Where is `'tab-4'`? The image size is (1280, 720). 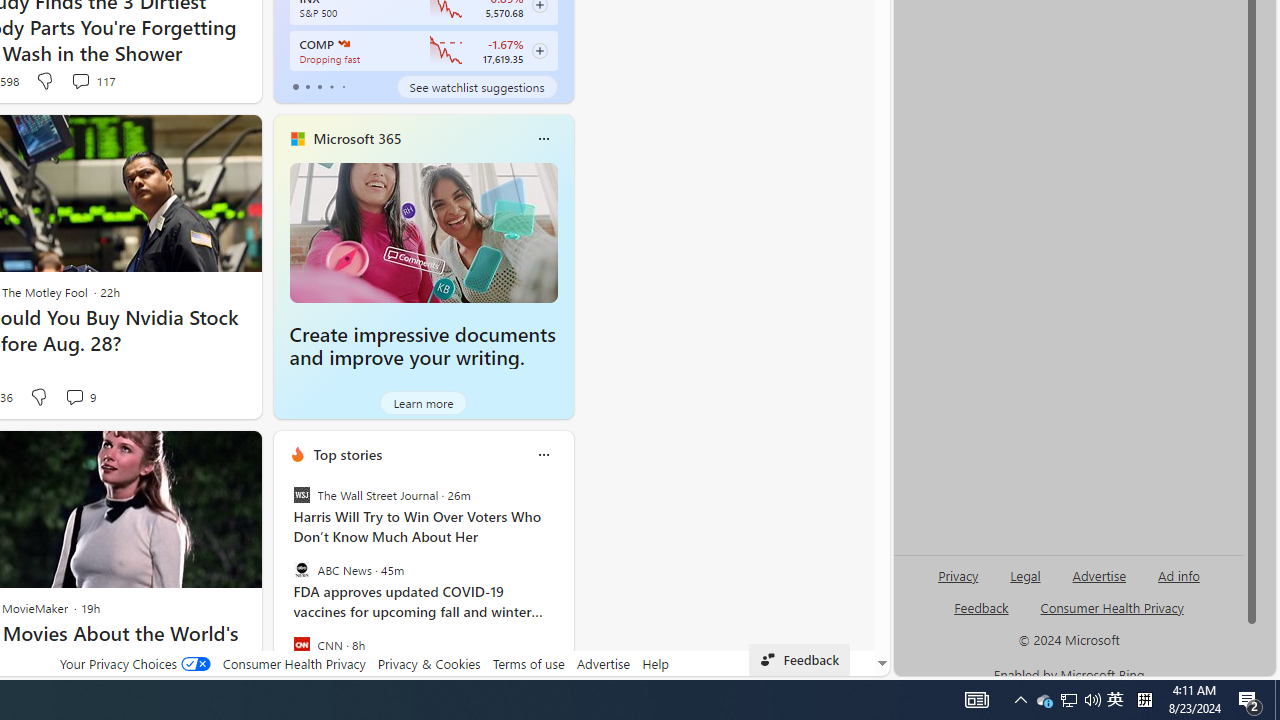 'tab-4' is located at coordinates (343, 86).